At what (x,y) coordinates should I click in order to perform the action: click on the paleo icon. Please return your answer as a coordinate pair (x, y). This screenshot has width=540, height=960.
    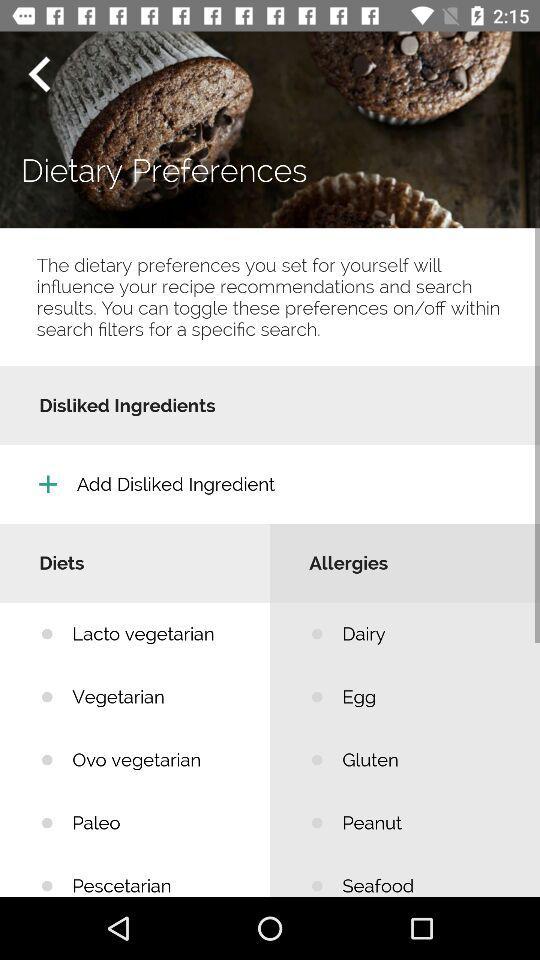
    Looking at the image, I should click on (155, 823).